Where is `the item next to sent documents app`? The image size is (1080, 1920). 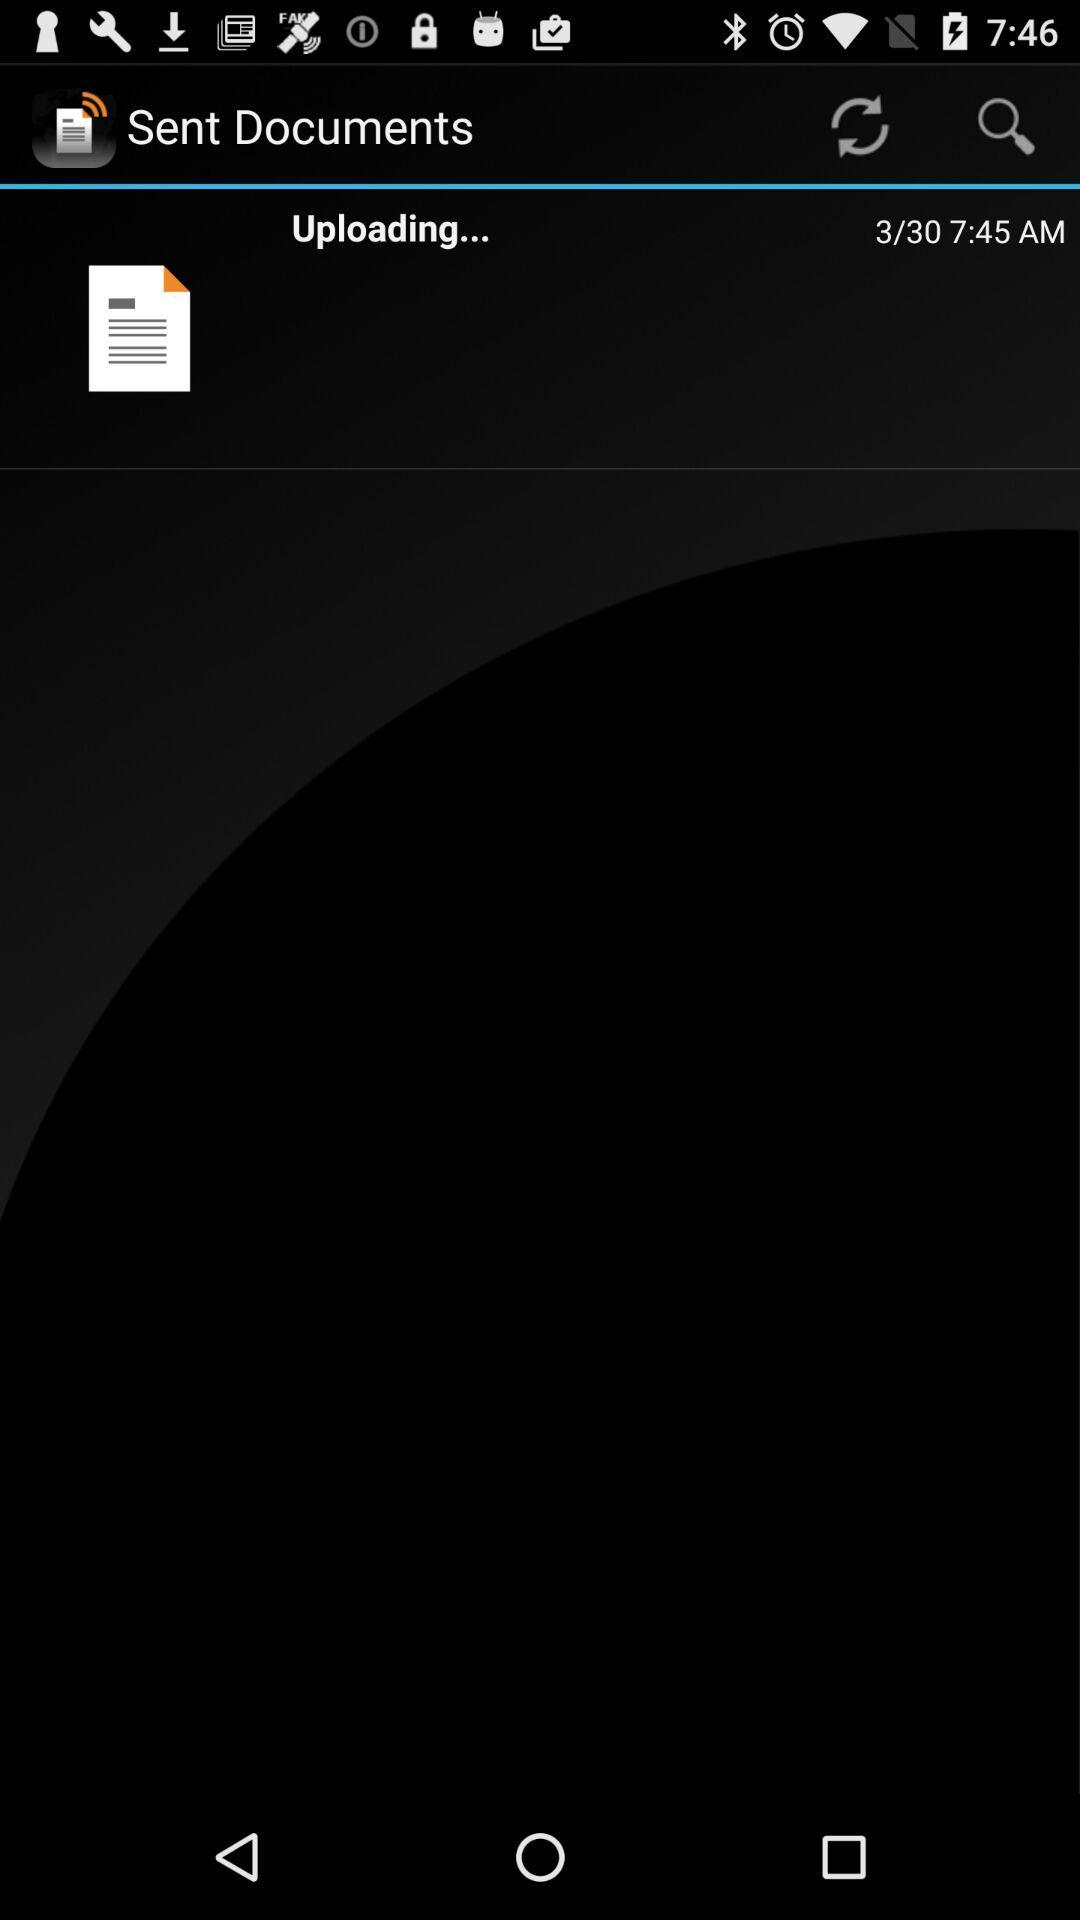 the item next to sent documents app is located at coordinates (858, 124).